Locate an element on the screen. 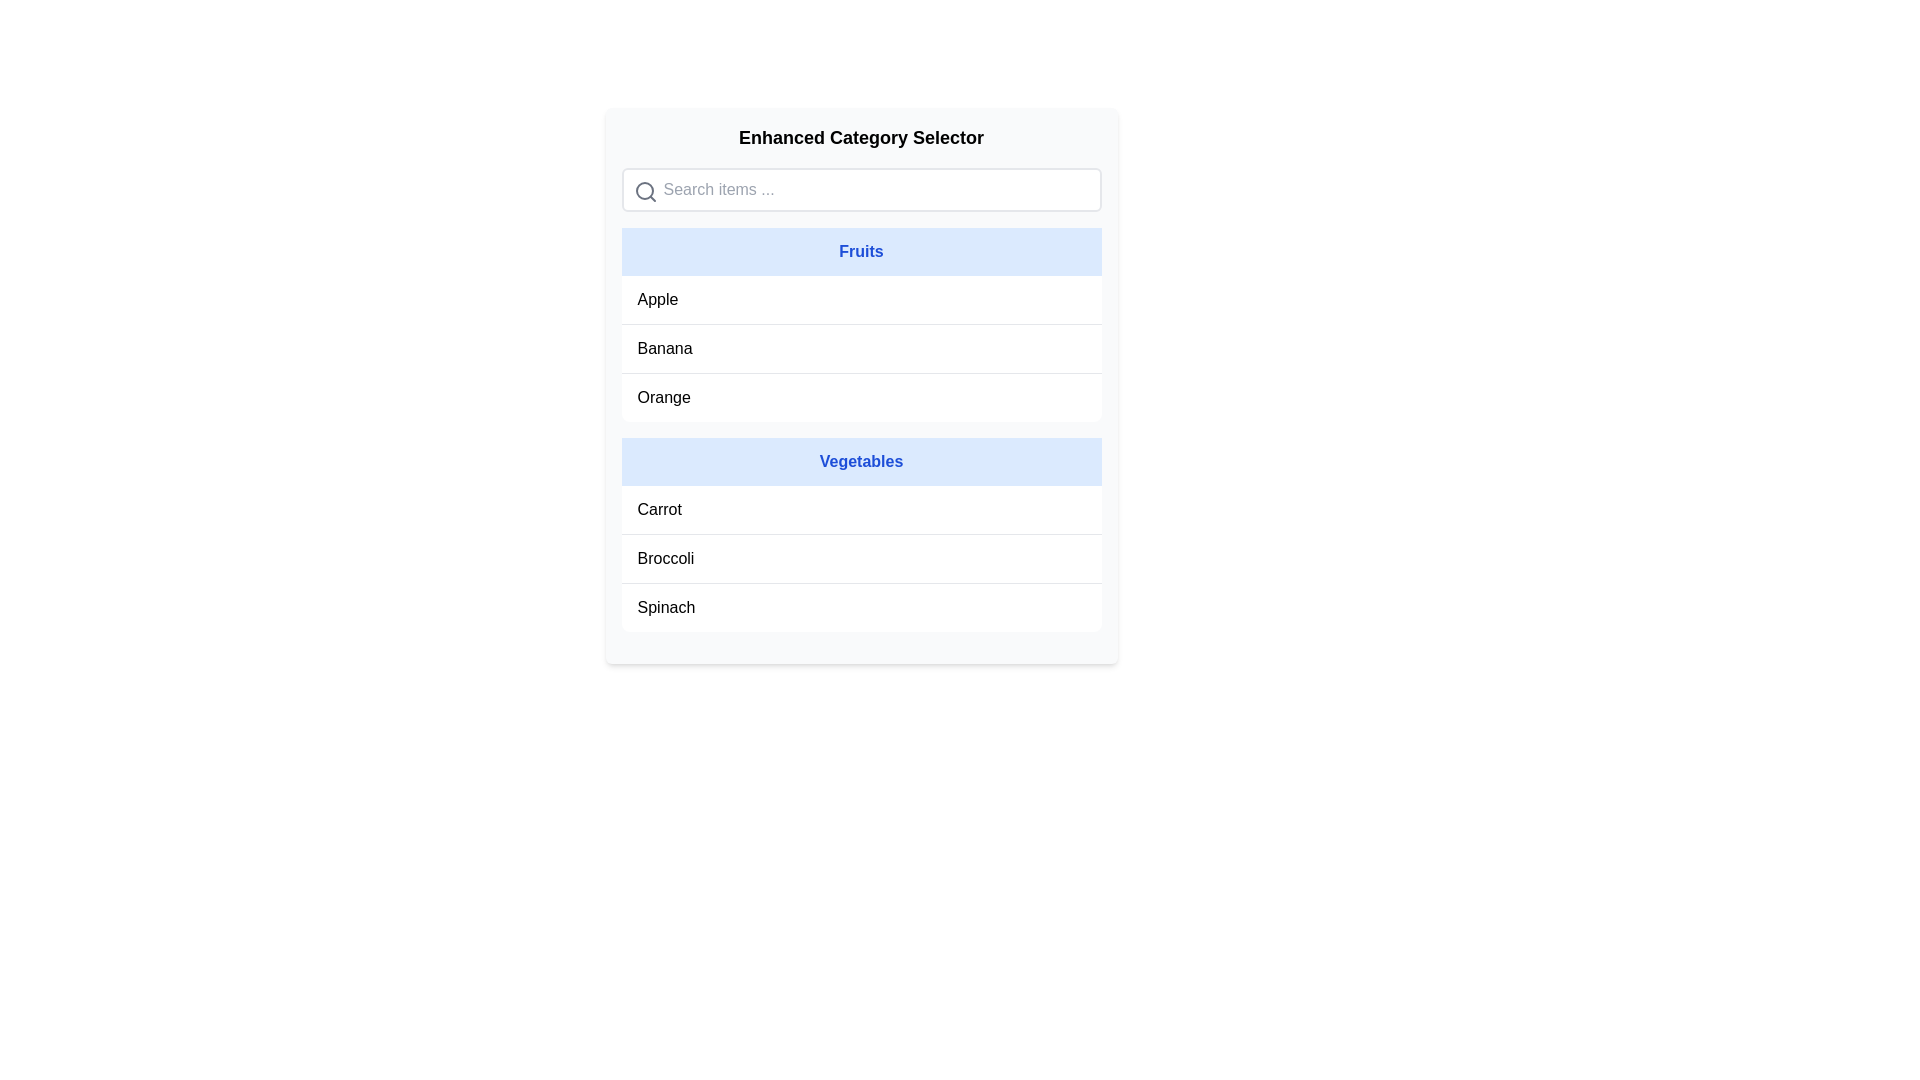  the first selectable item is located at coordinates (861, 300).